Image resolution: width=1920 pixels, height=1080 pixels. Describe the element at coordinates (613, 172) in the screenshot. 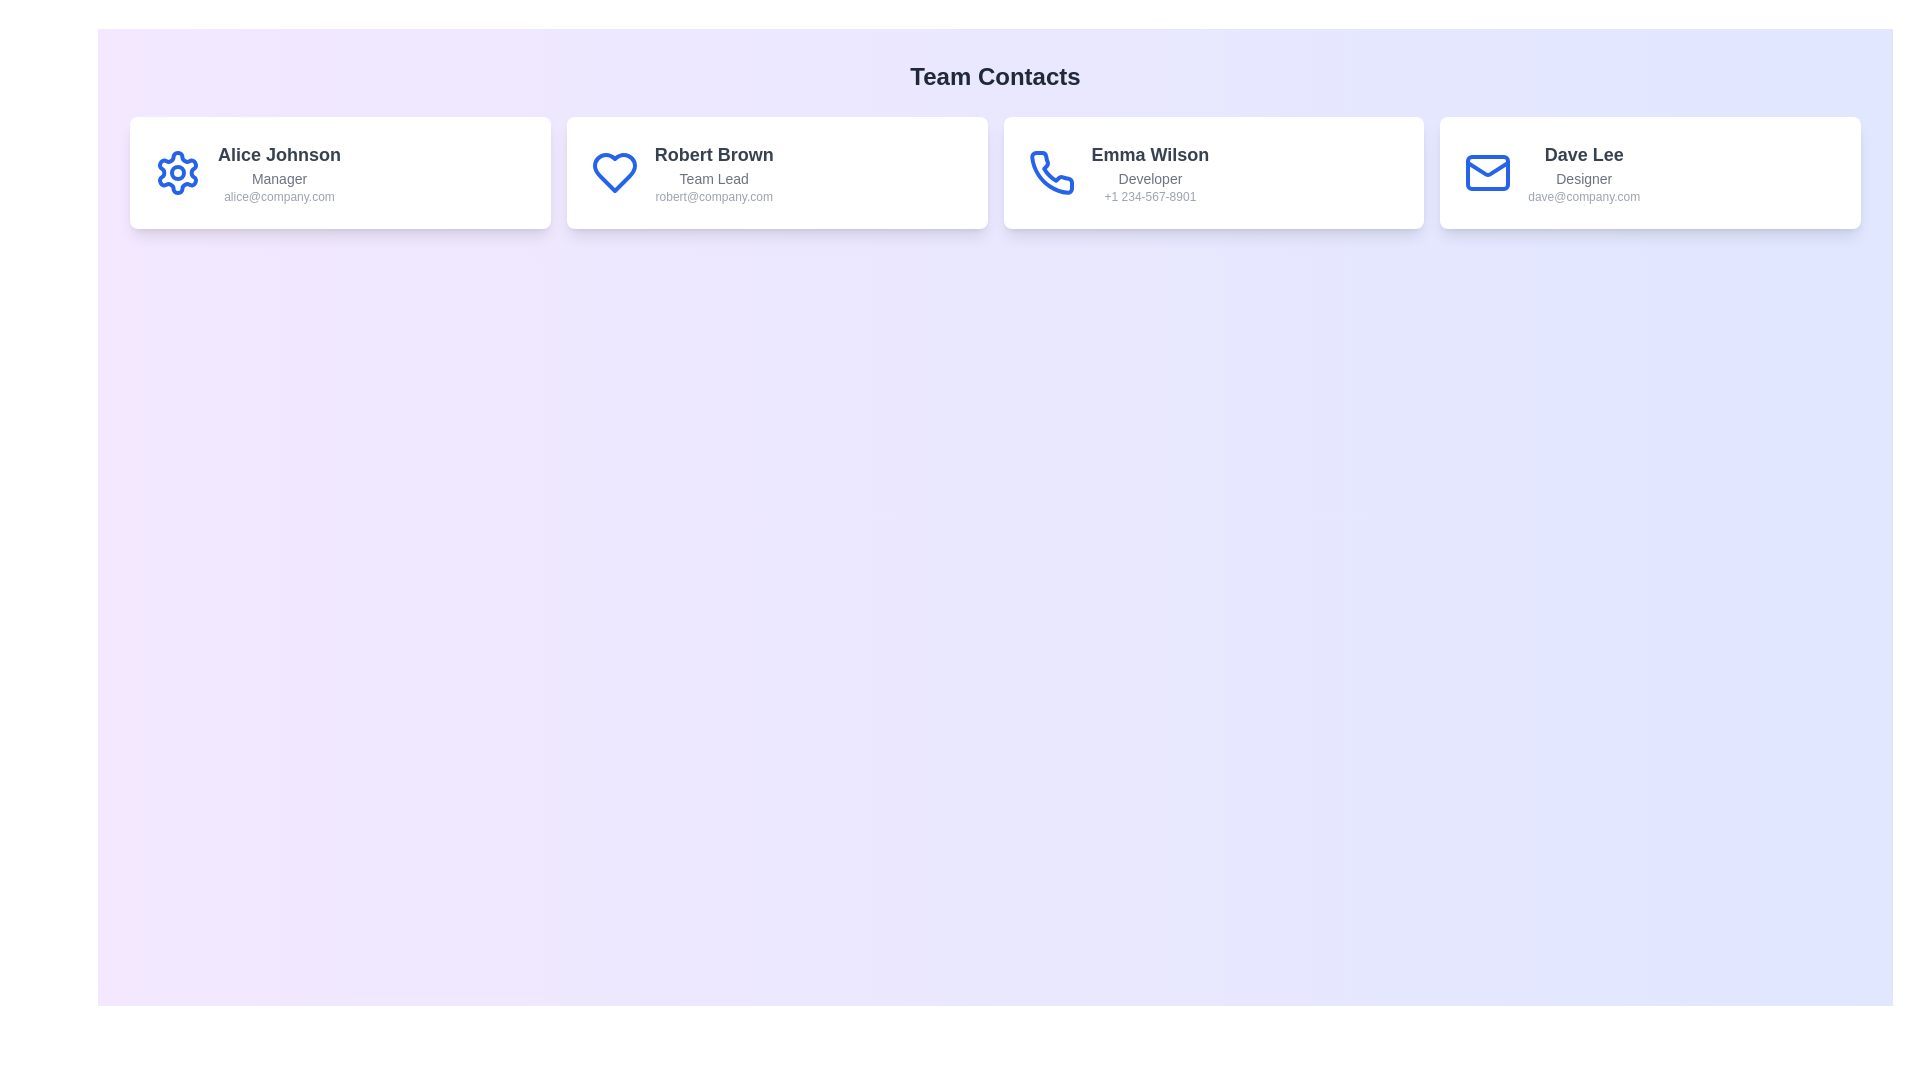

I see `the heart icon representing Robert Brown's favorite status, located on the second card from the left in the top row` at that location.